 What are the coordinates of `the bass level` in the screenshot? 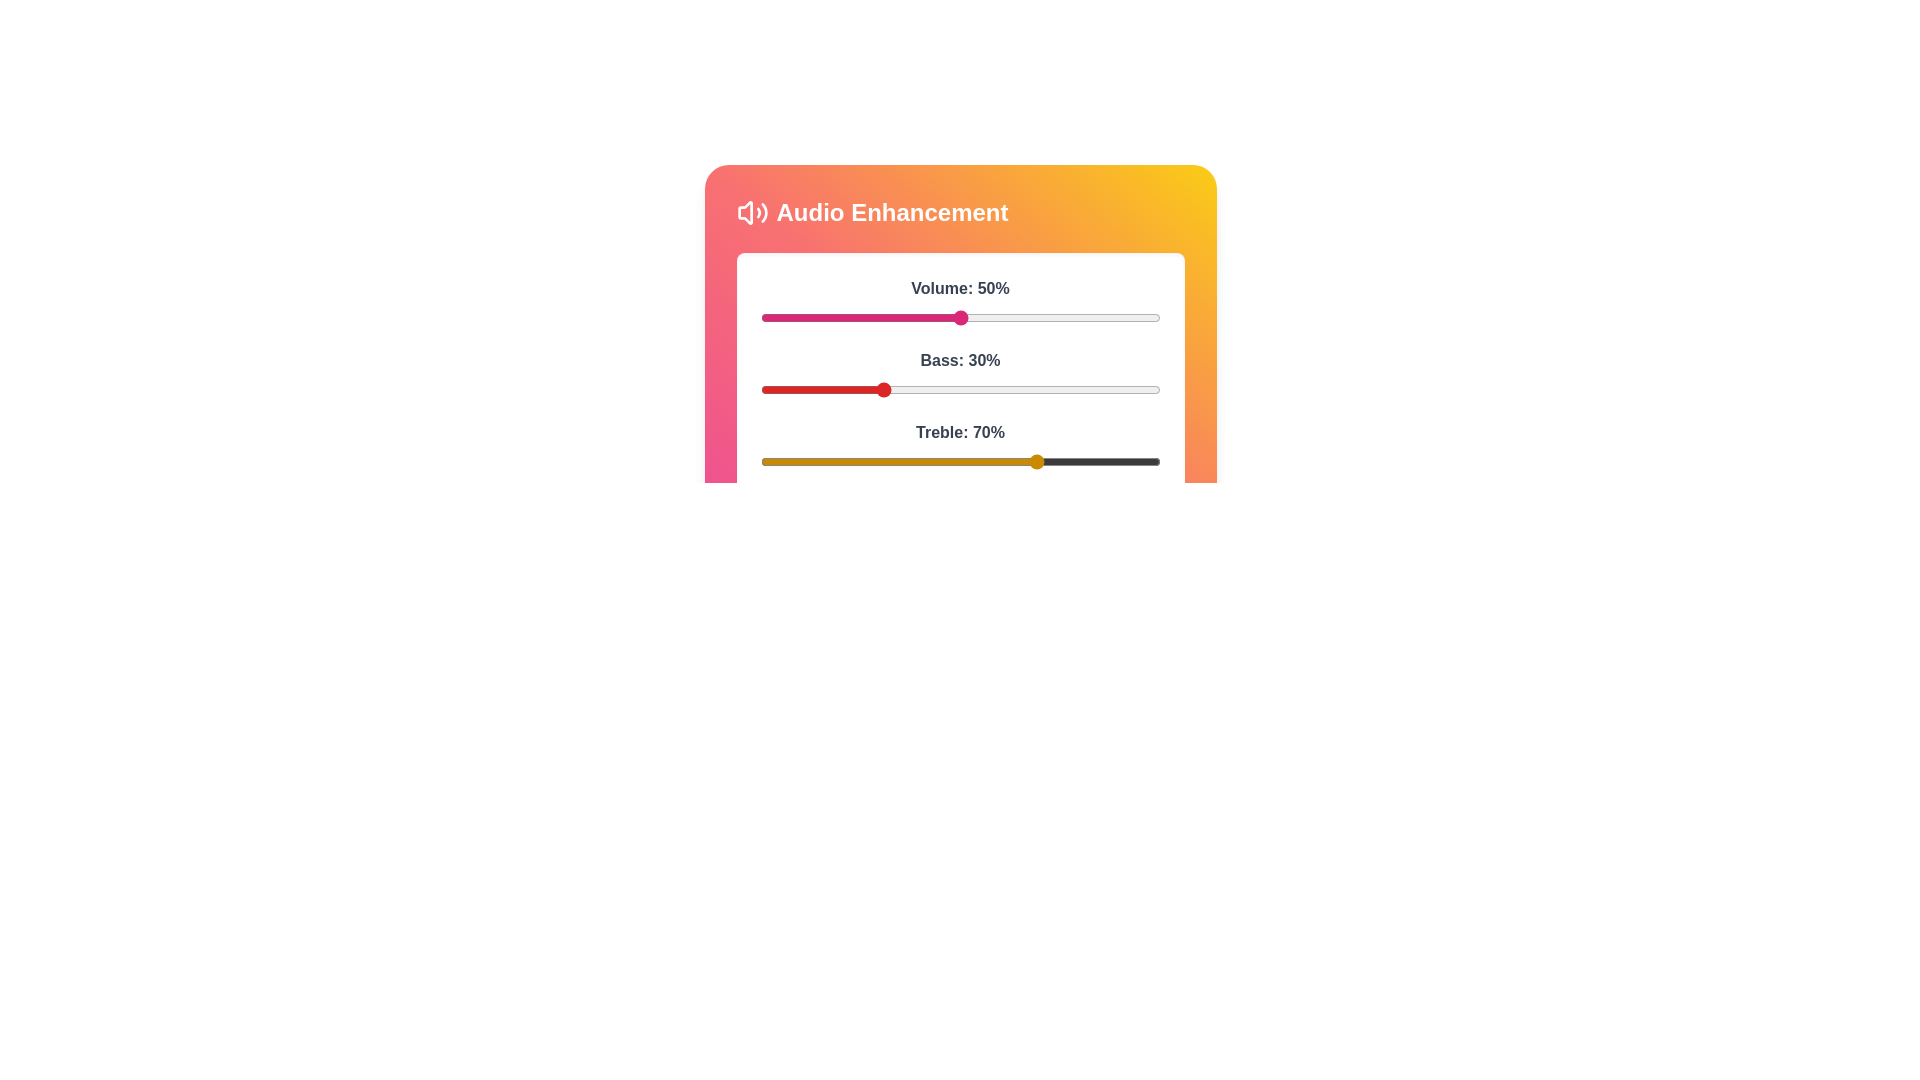 It's located at (939, 389).